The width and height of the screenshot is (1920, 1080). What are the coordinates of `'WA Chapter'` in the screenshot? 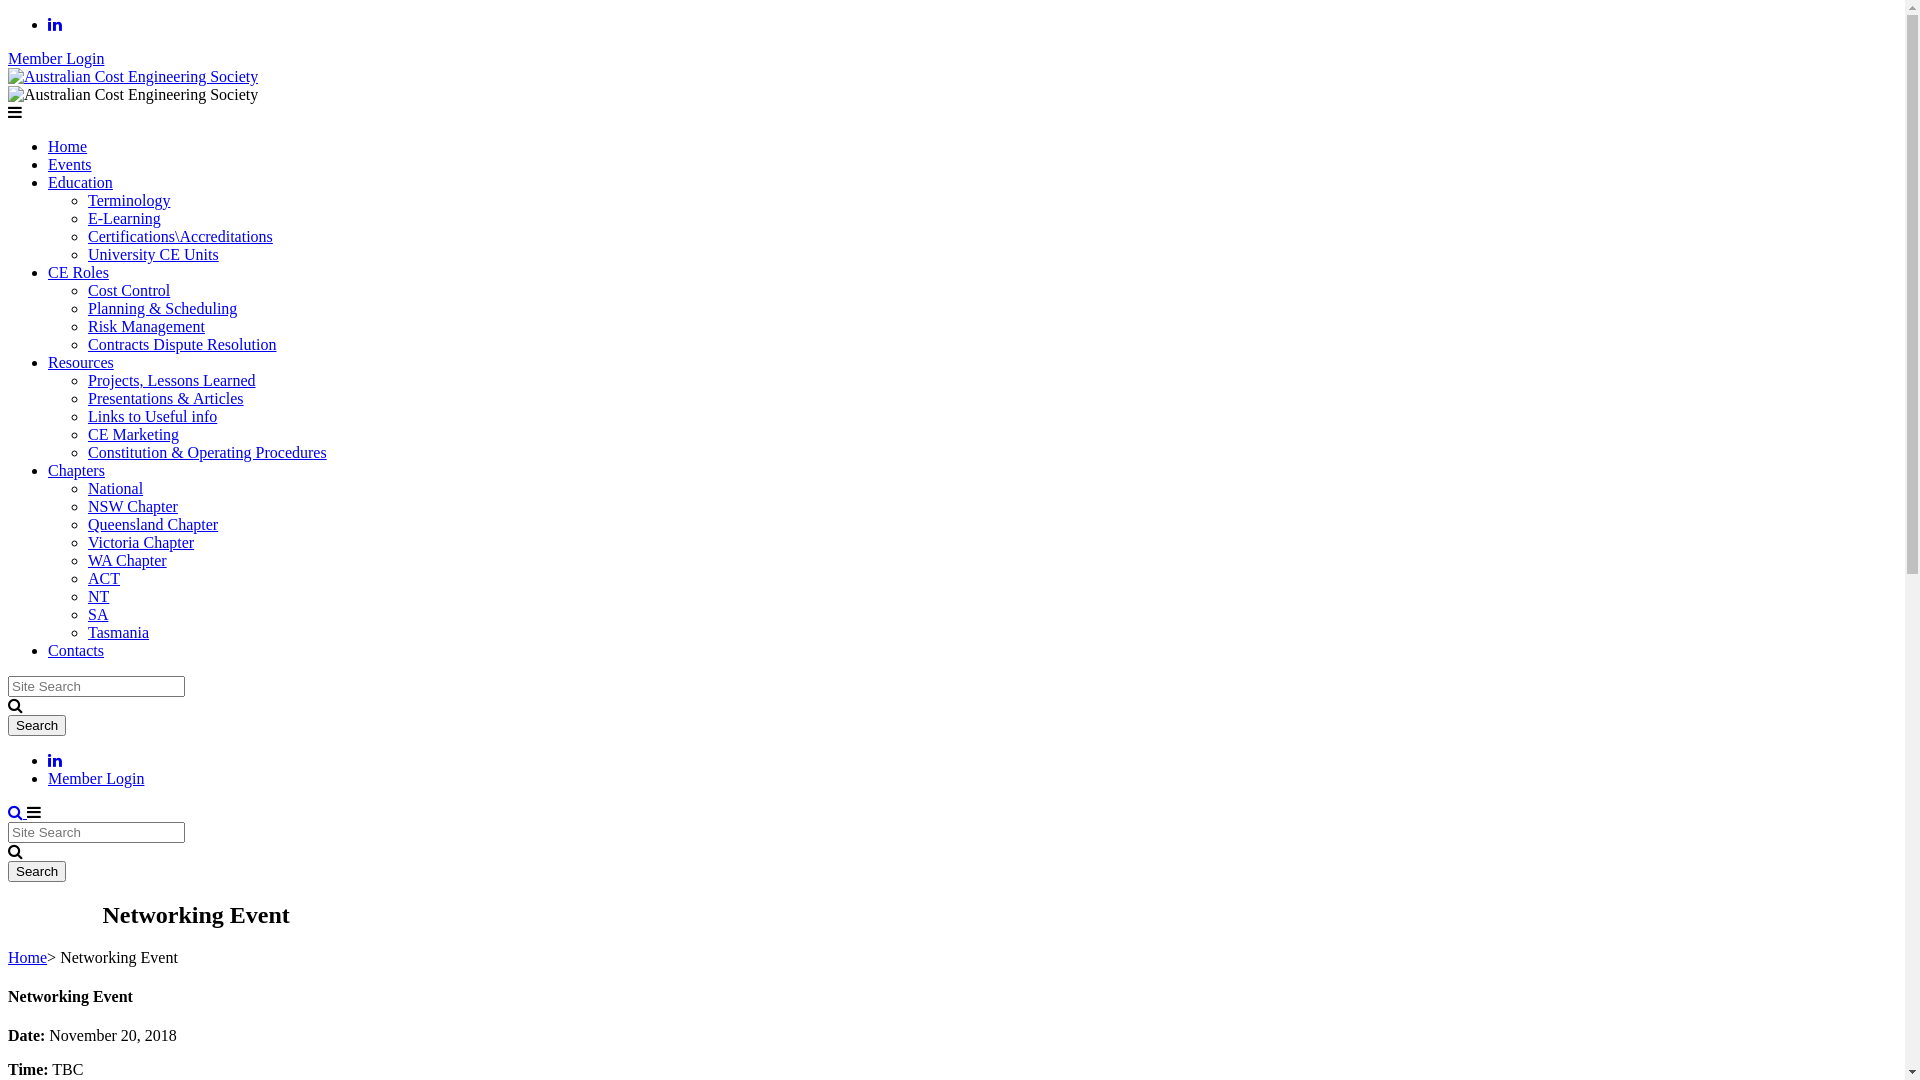 It's located at (86, 560).